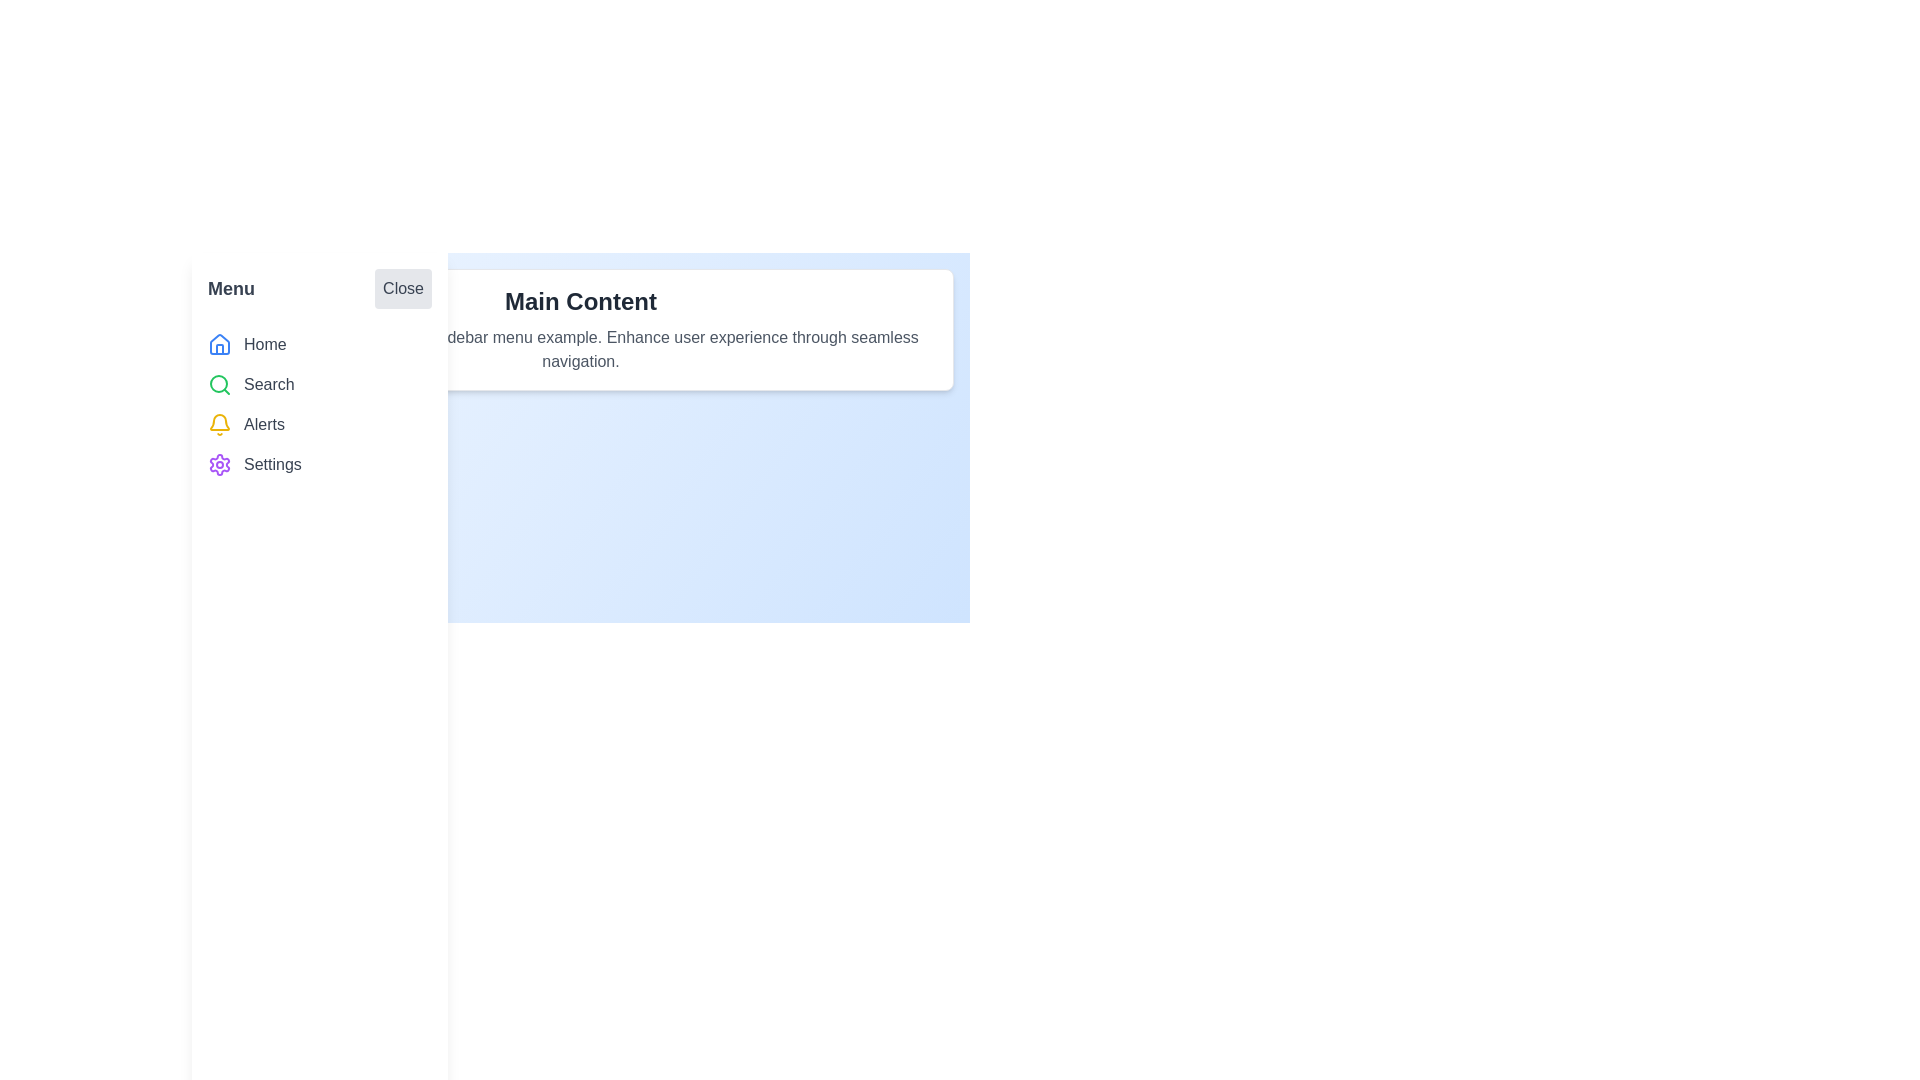 Image resolution: width=1920 pixels, height=1080 pixels. I want to click on the first Navigation link in the left sidebar, so click(320, 343).